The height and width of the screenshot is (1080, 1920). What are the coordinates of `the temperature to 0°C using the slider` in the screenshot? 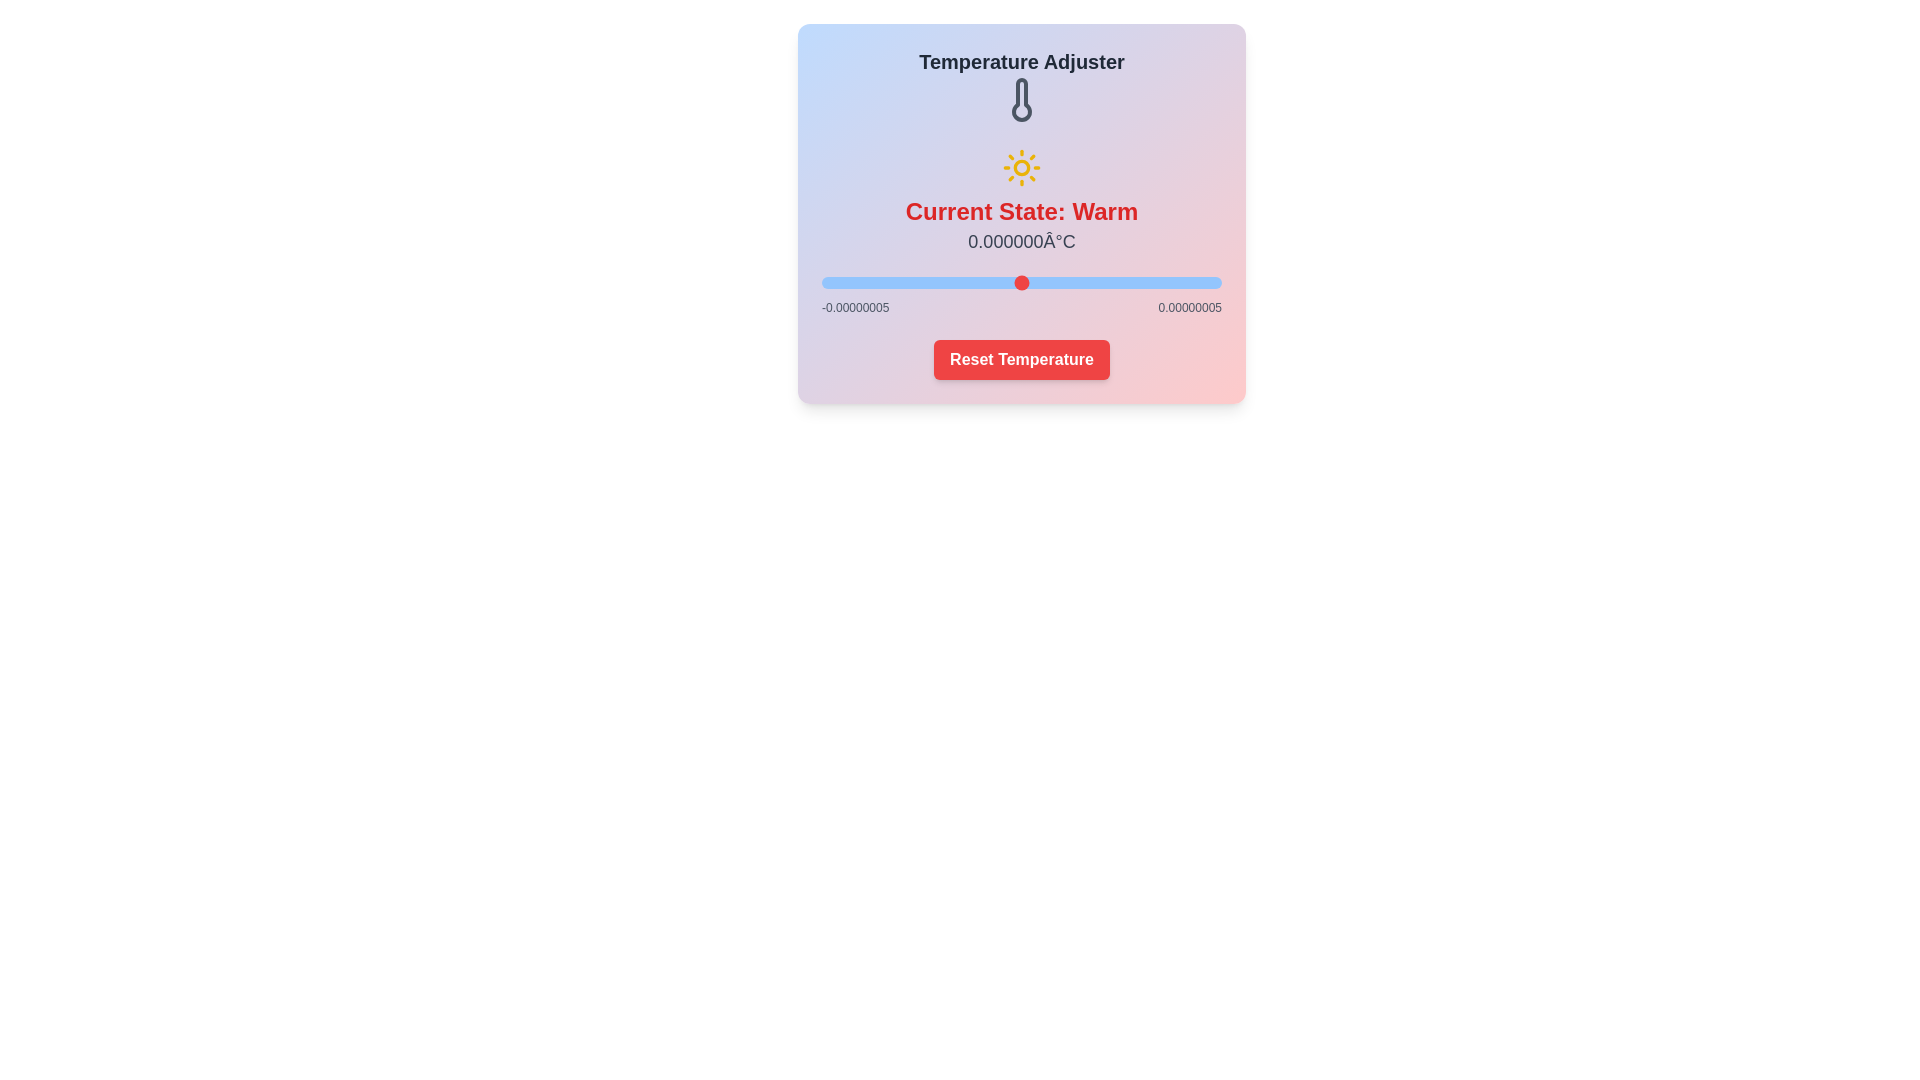 It's located at (1022, 282).